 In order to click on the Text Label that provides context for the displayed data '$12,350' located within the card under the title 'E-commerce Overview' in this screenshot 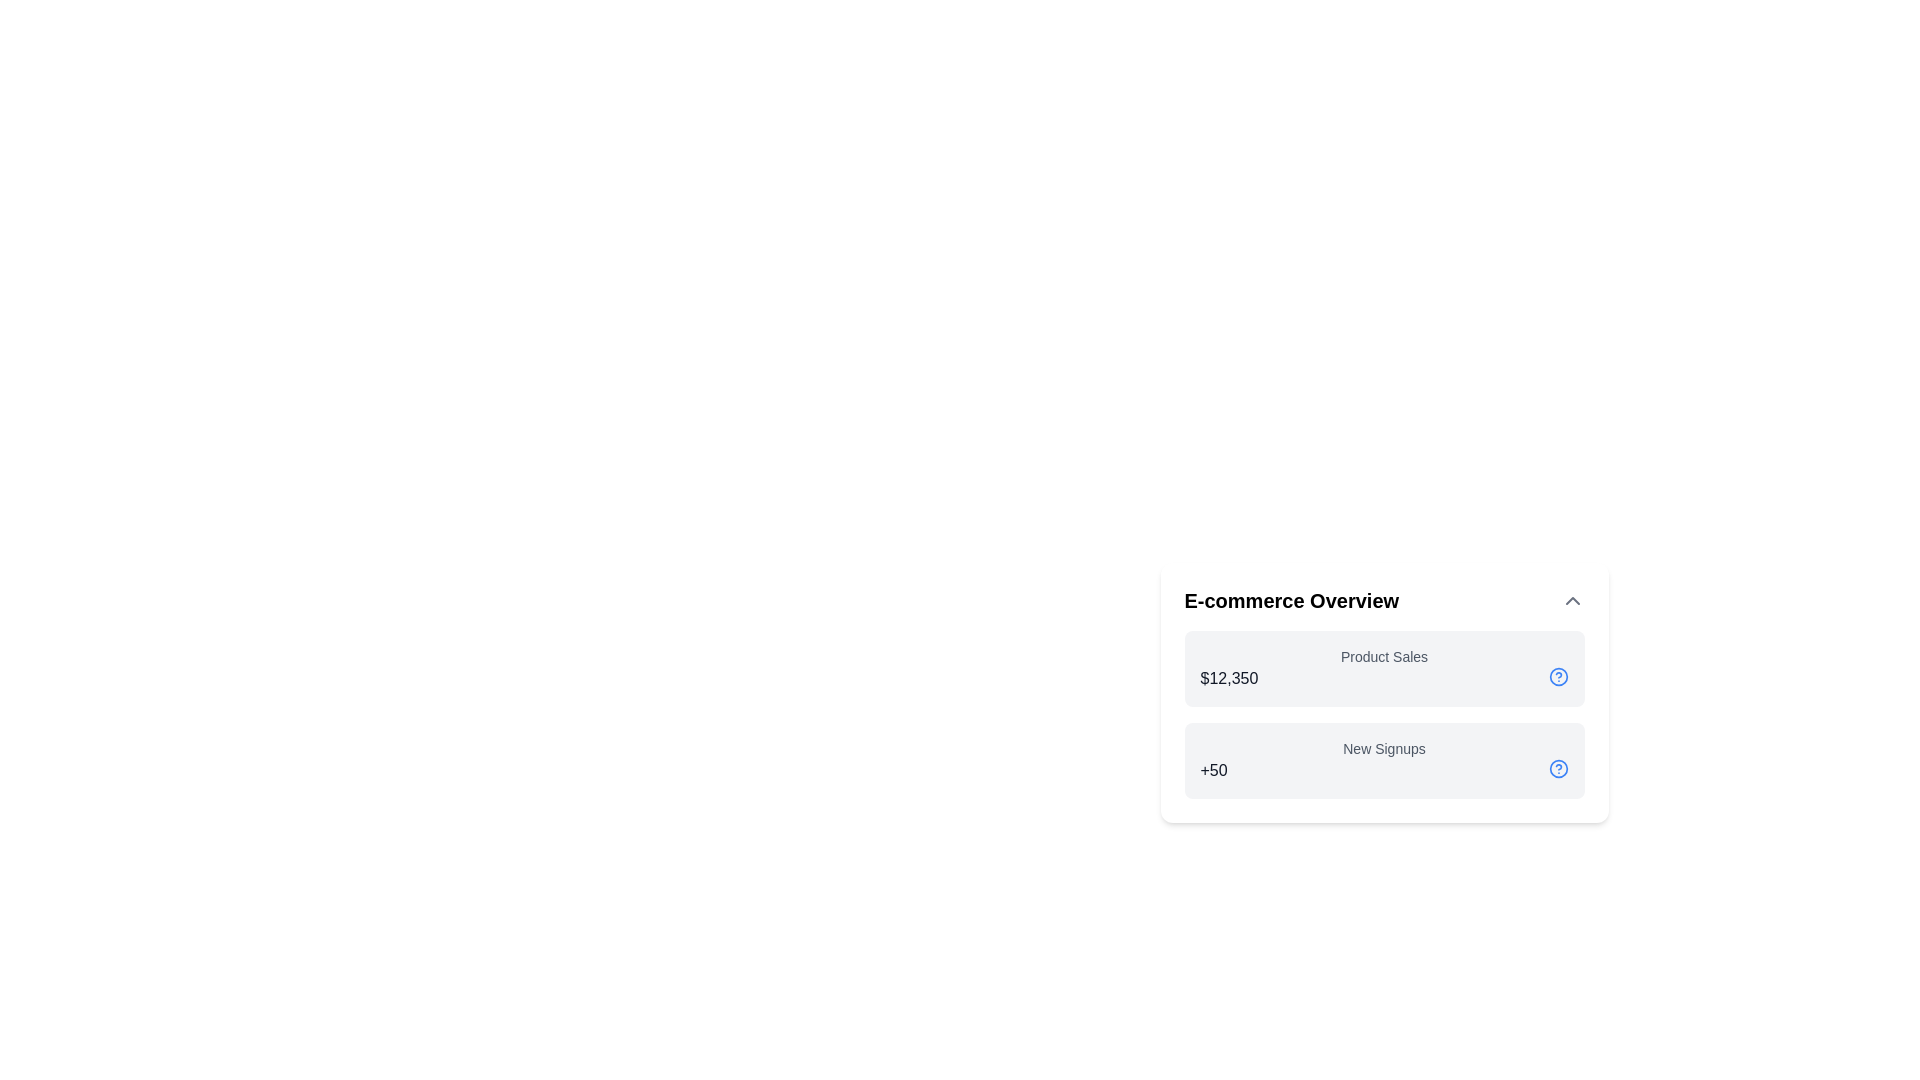, I will do `click(1383, 656)`.